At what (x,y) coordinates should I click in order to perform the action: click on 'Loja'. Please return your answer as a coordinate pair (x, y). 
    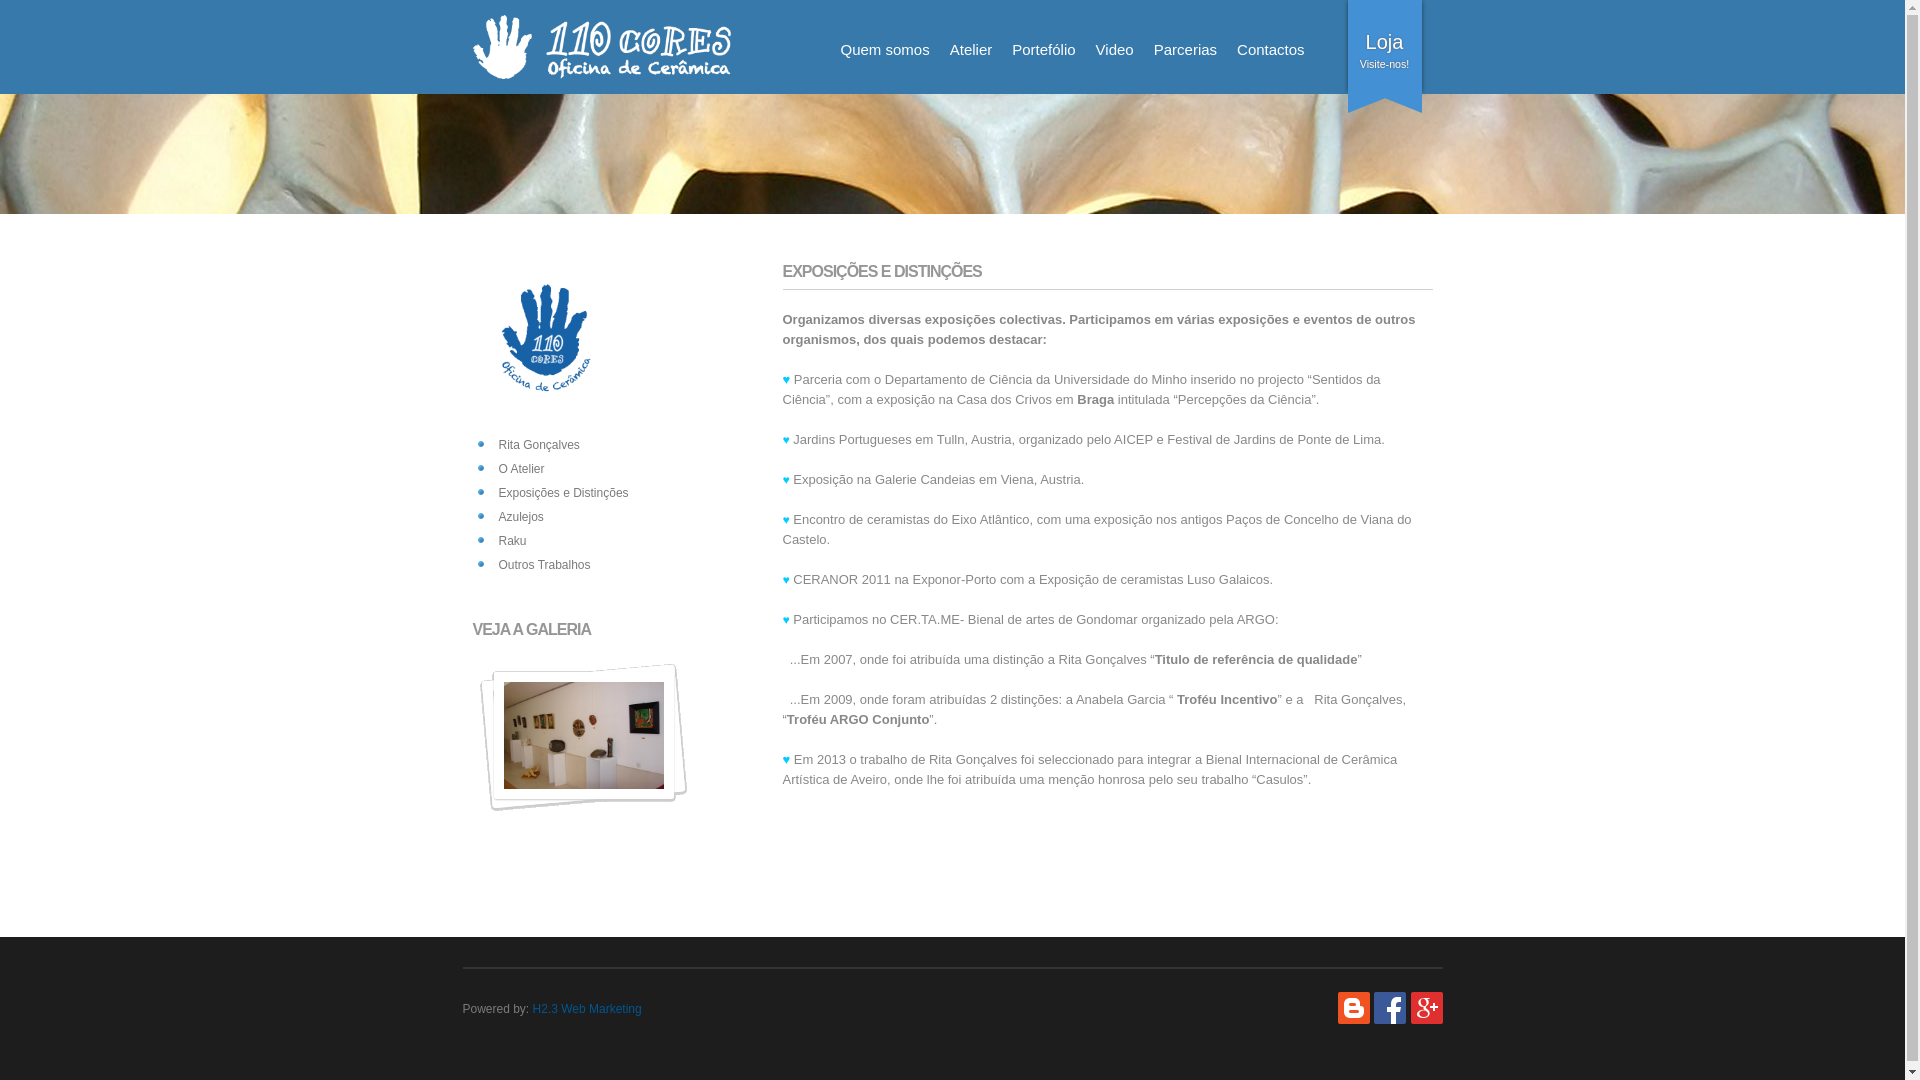
    Looking at the image, I should click on (1384, 42).